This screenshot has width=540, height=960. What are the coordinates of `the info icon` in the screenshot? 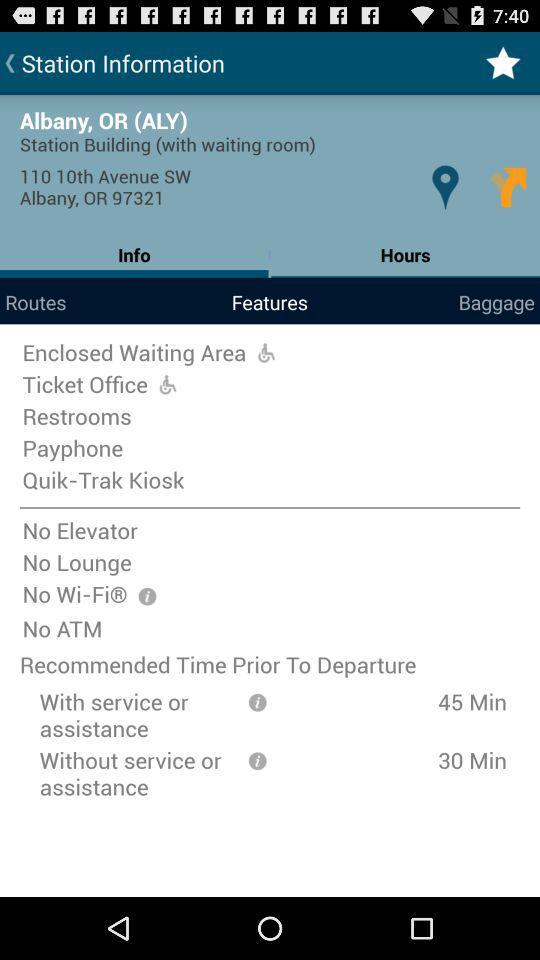 It's located at (146, 637).